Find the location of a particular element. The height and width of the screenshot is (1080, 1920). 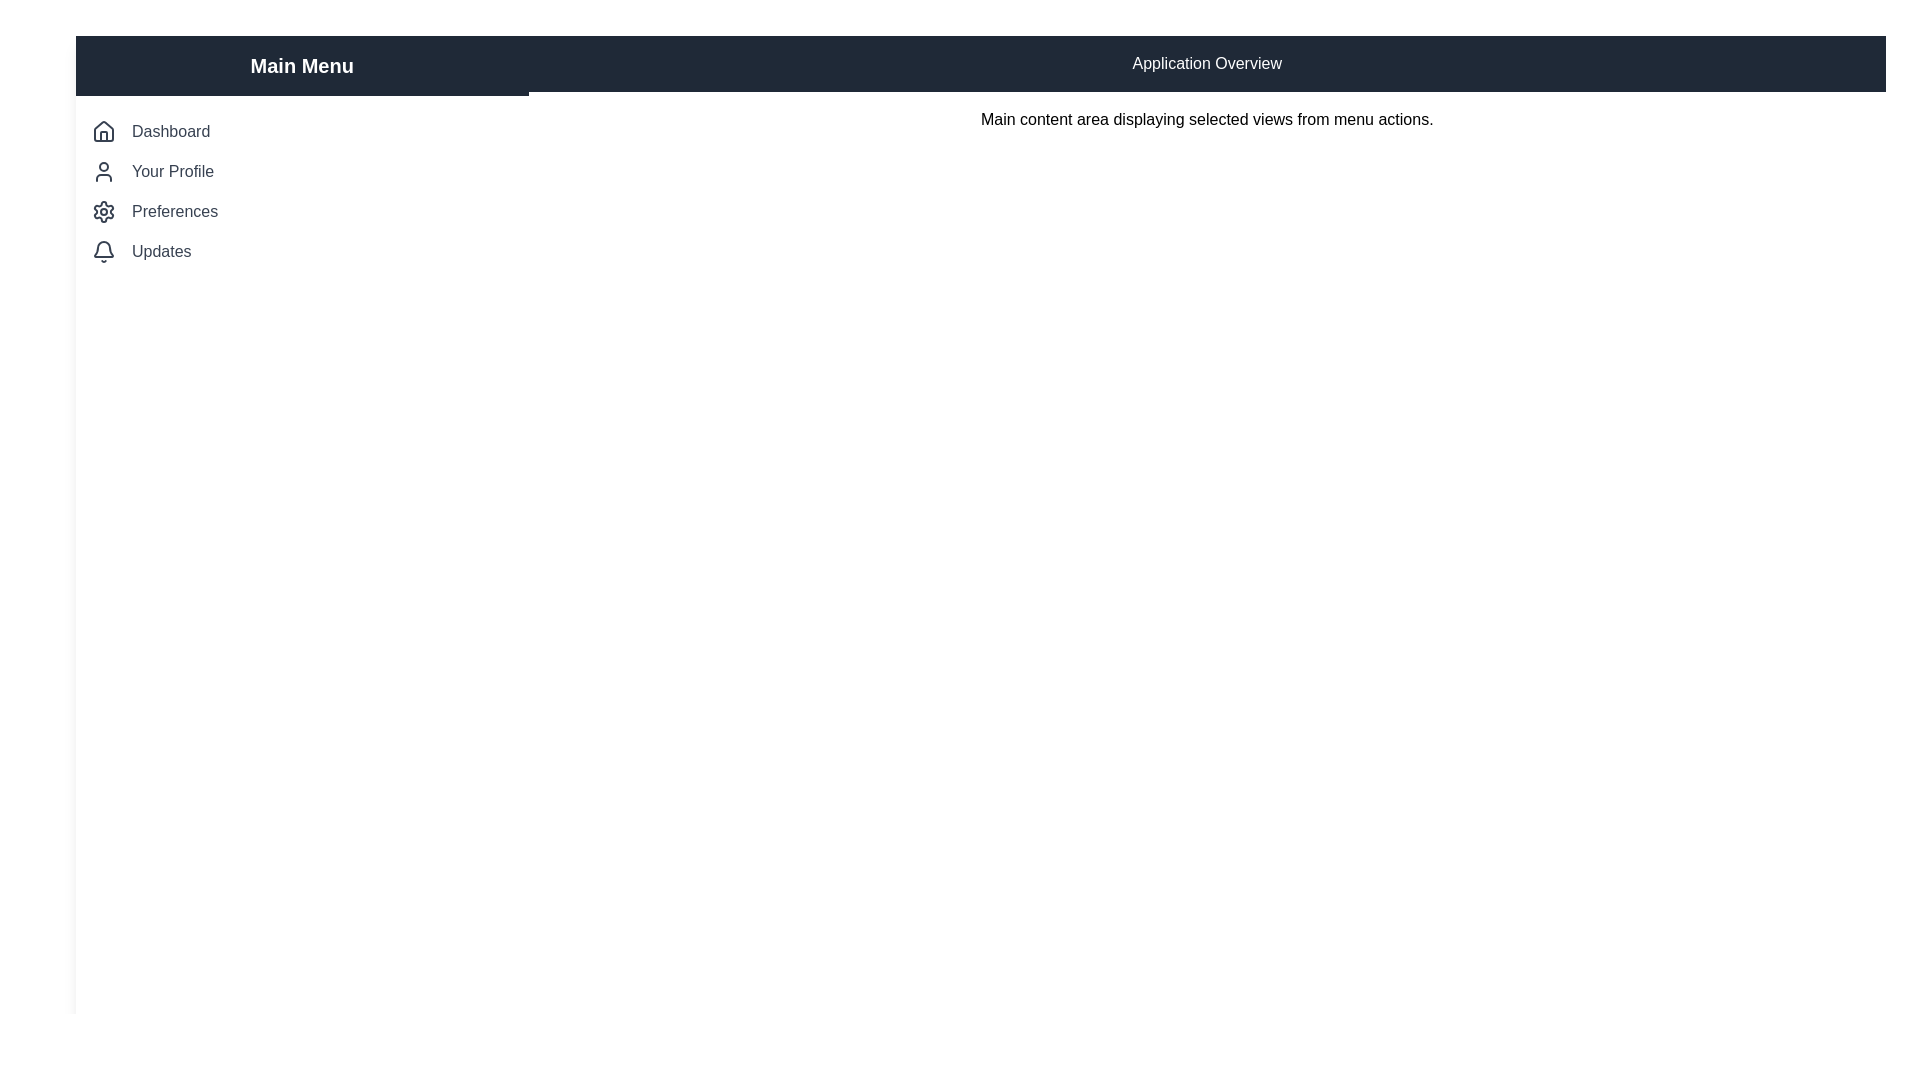

the house icon located in the topmost row of the left-side vertical menu that is labeled 'Dashboard' is located at coordinates (103, 131).